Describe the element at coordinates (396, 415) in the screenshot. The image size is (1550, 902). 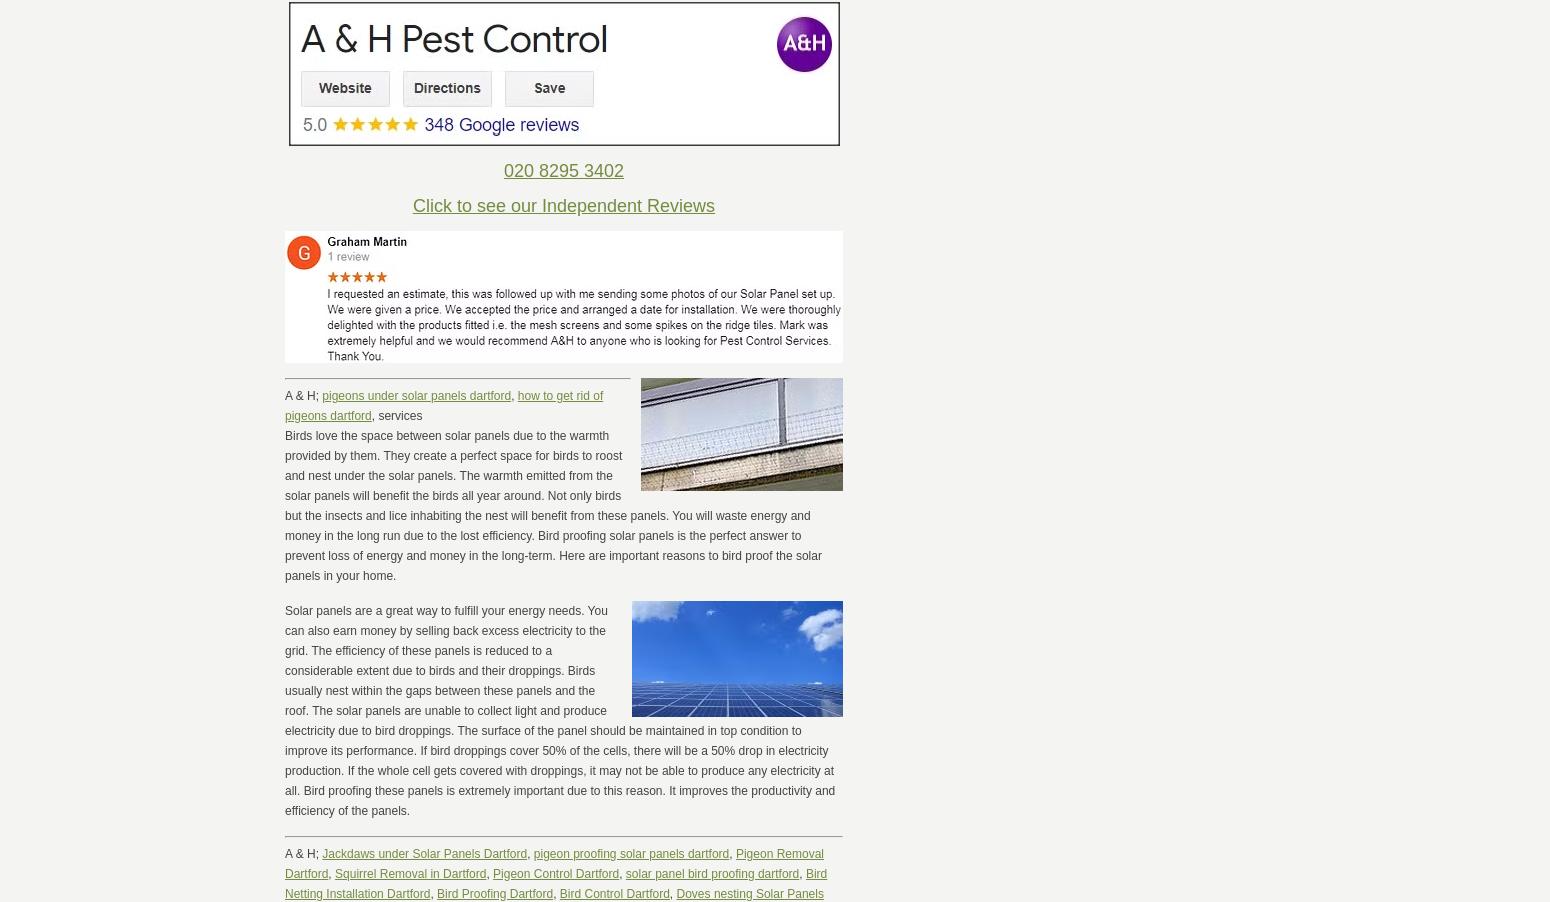
I see `', services'` at that location.